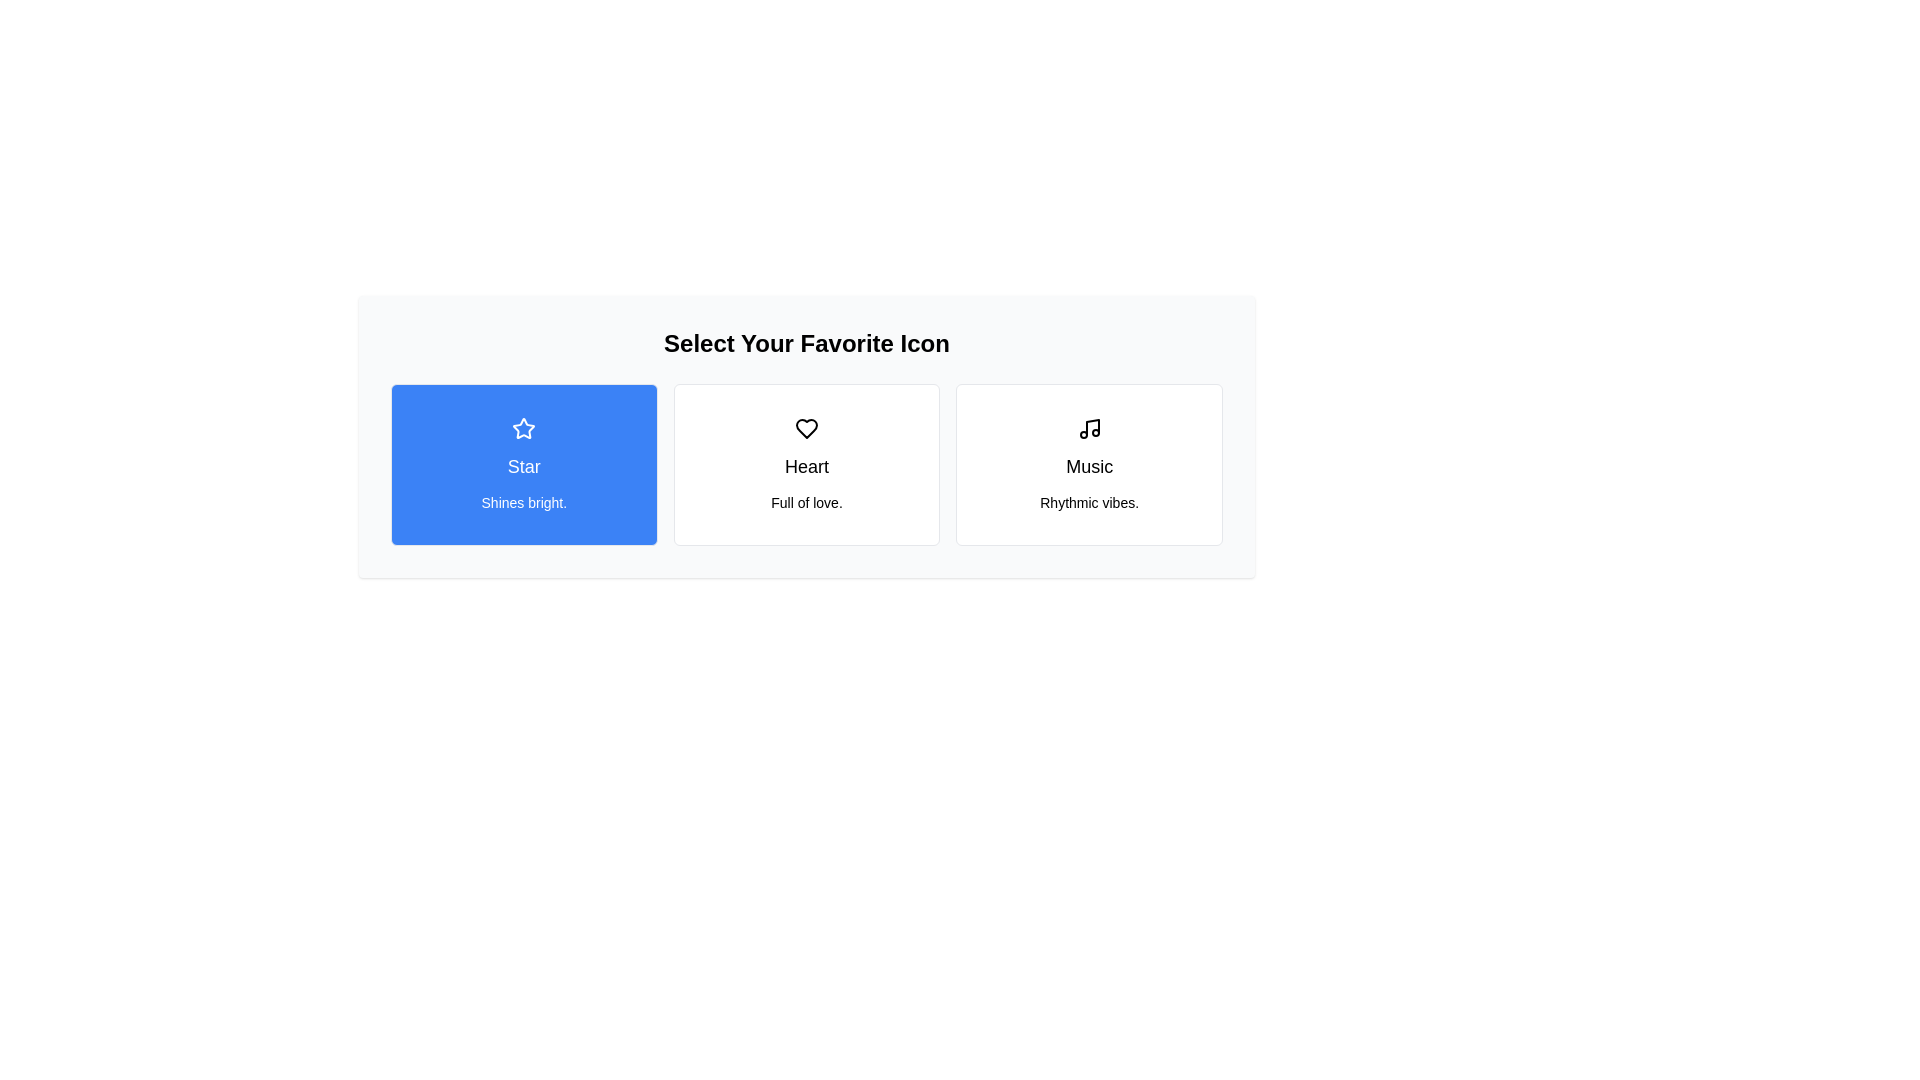 This screenshot has width=1920, height=1080. What do you see at coordinates (806, 465) in the screenshot?
I see `the 'Heart Full of love.' selectable card located in the center of three cards in a horizontal layout under the title 'Select Your Favorite Icon'` at bounding box center [806, 465].